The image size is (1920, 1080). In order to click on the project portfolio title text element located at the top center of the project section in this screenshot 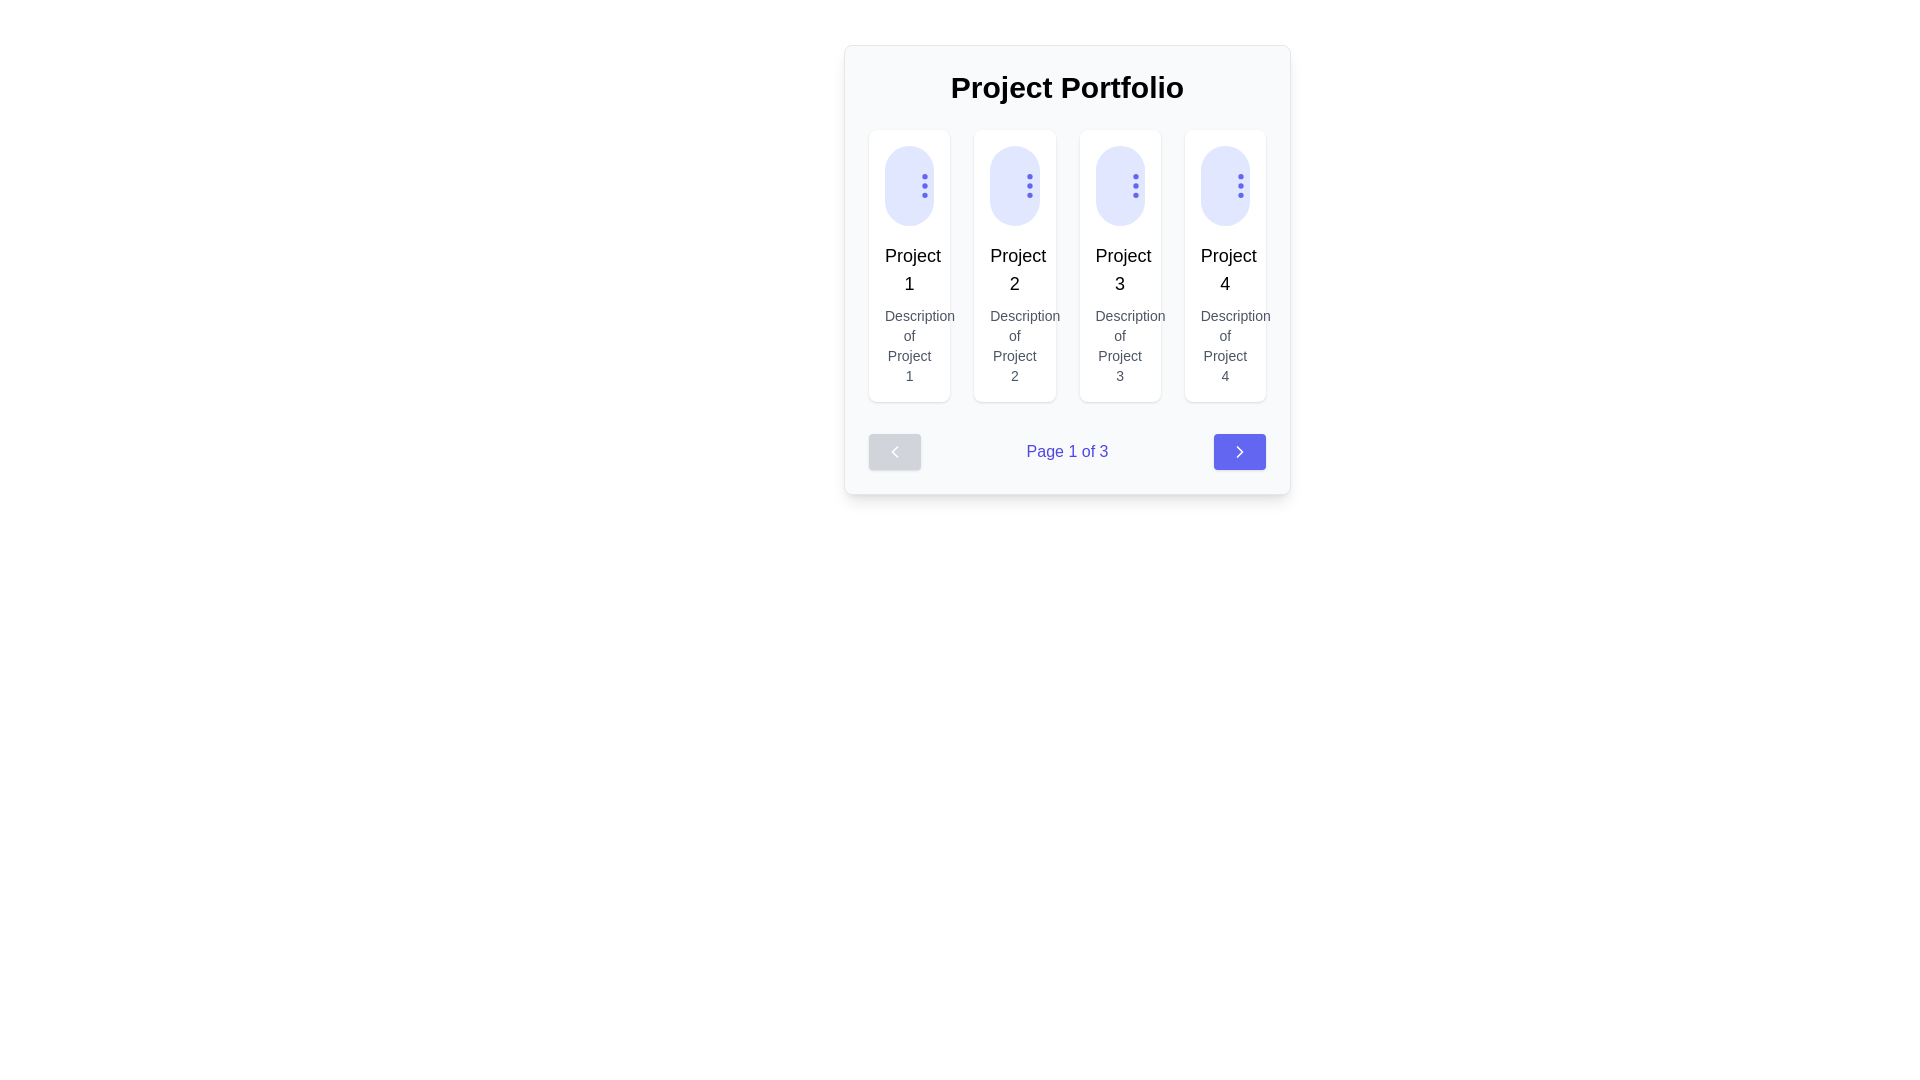, I will do `click(1066, 87)`.